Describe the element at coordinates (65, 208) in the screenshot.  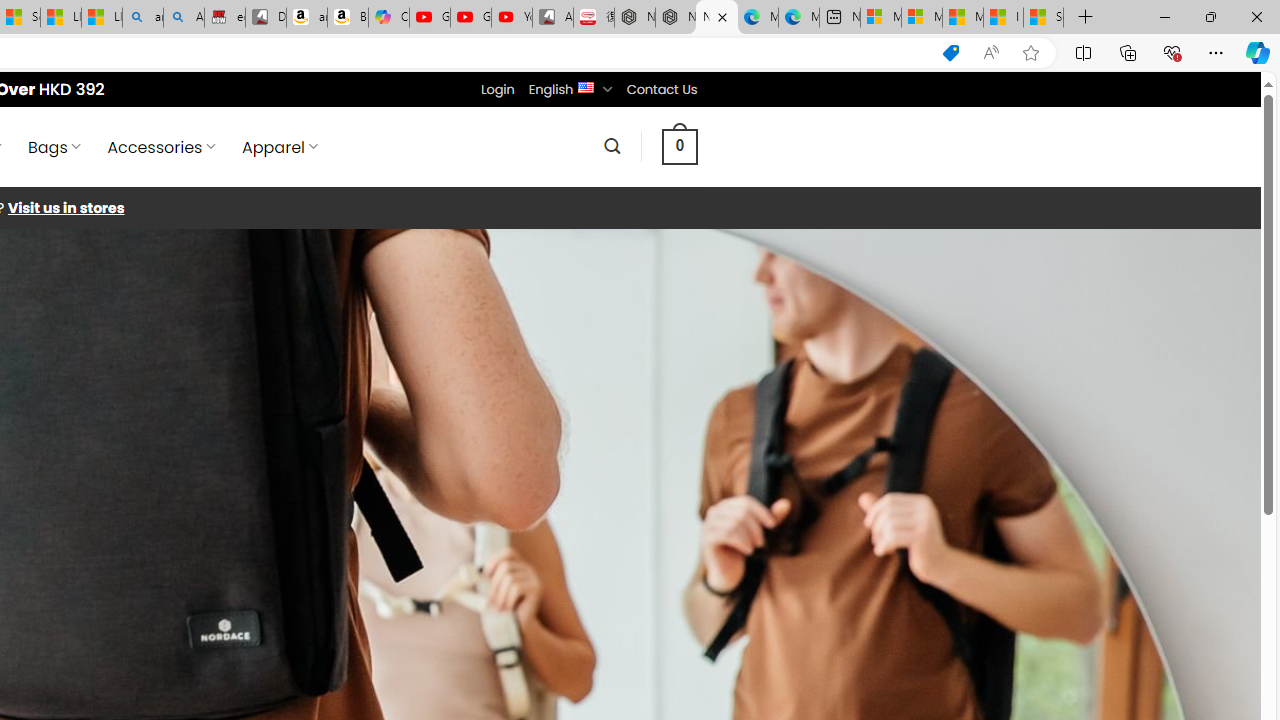
I see `'Visit us in stores'` at that location.